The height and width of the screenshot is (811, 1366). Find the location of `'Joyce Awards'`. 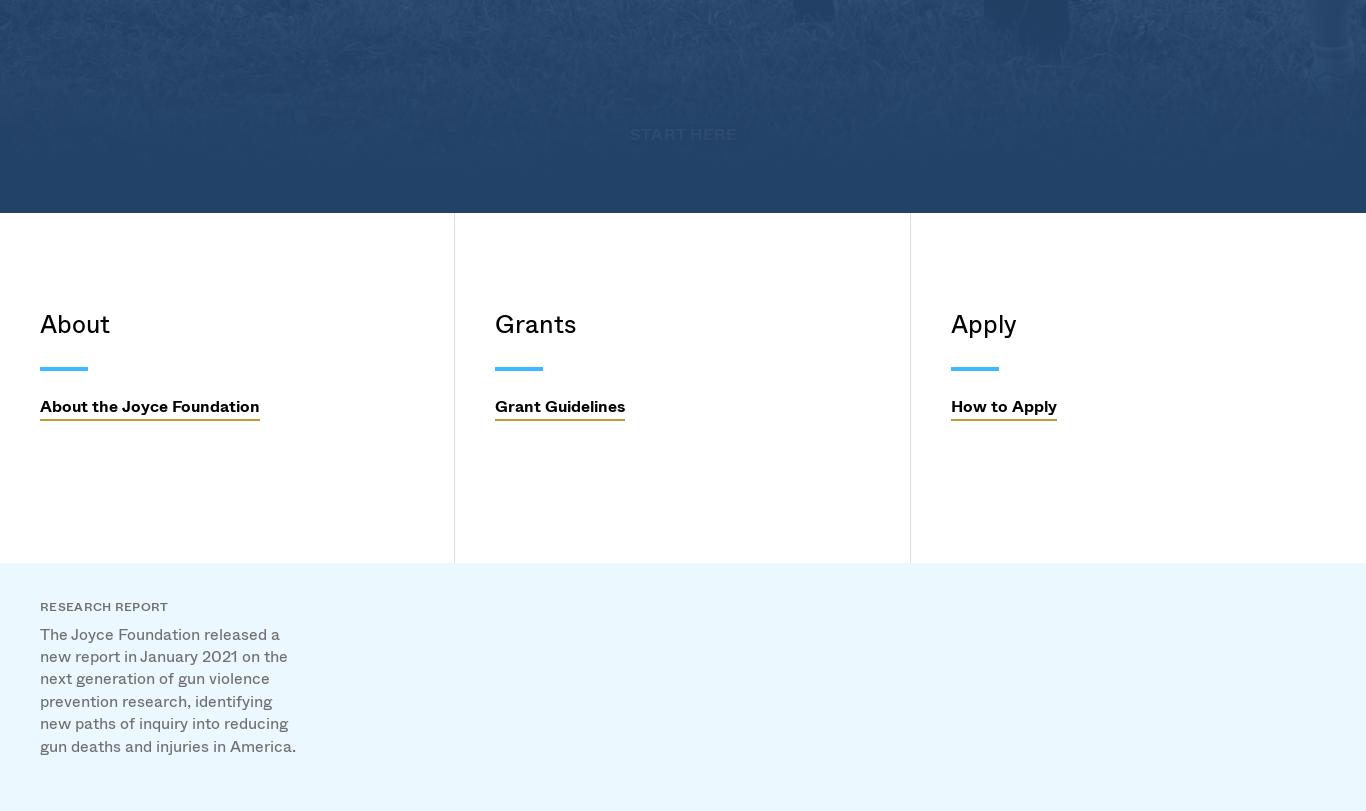

'Joyce Awards' is located at coordinates (561, 375).